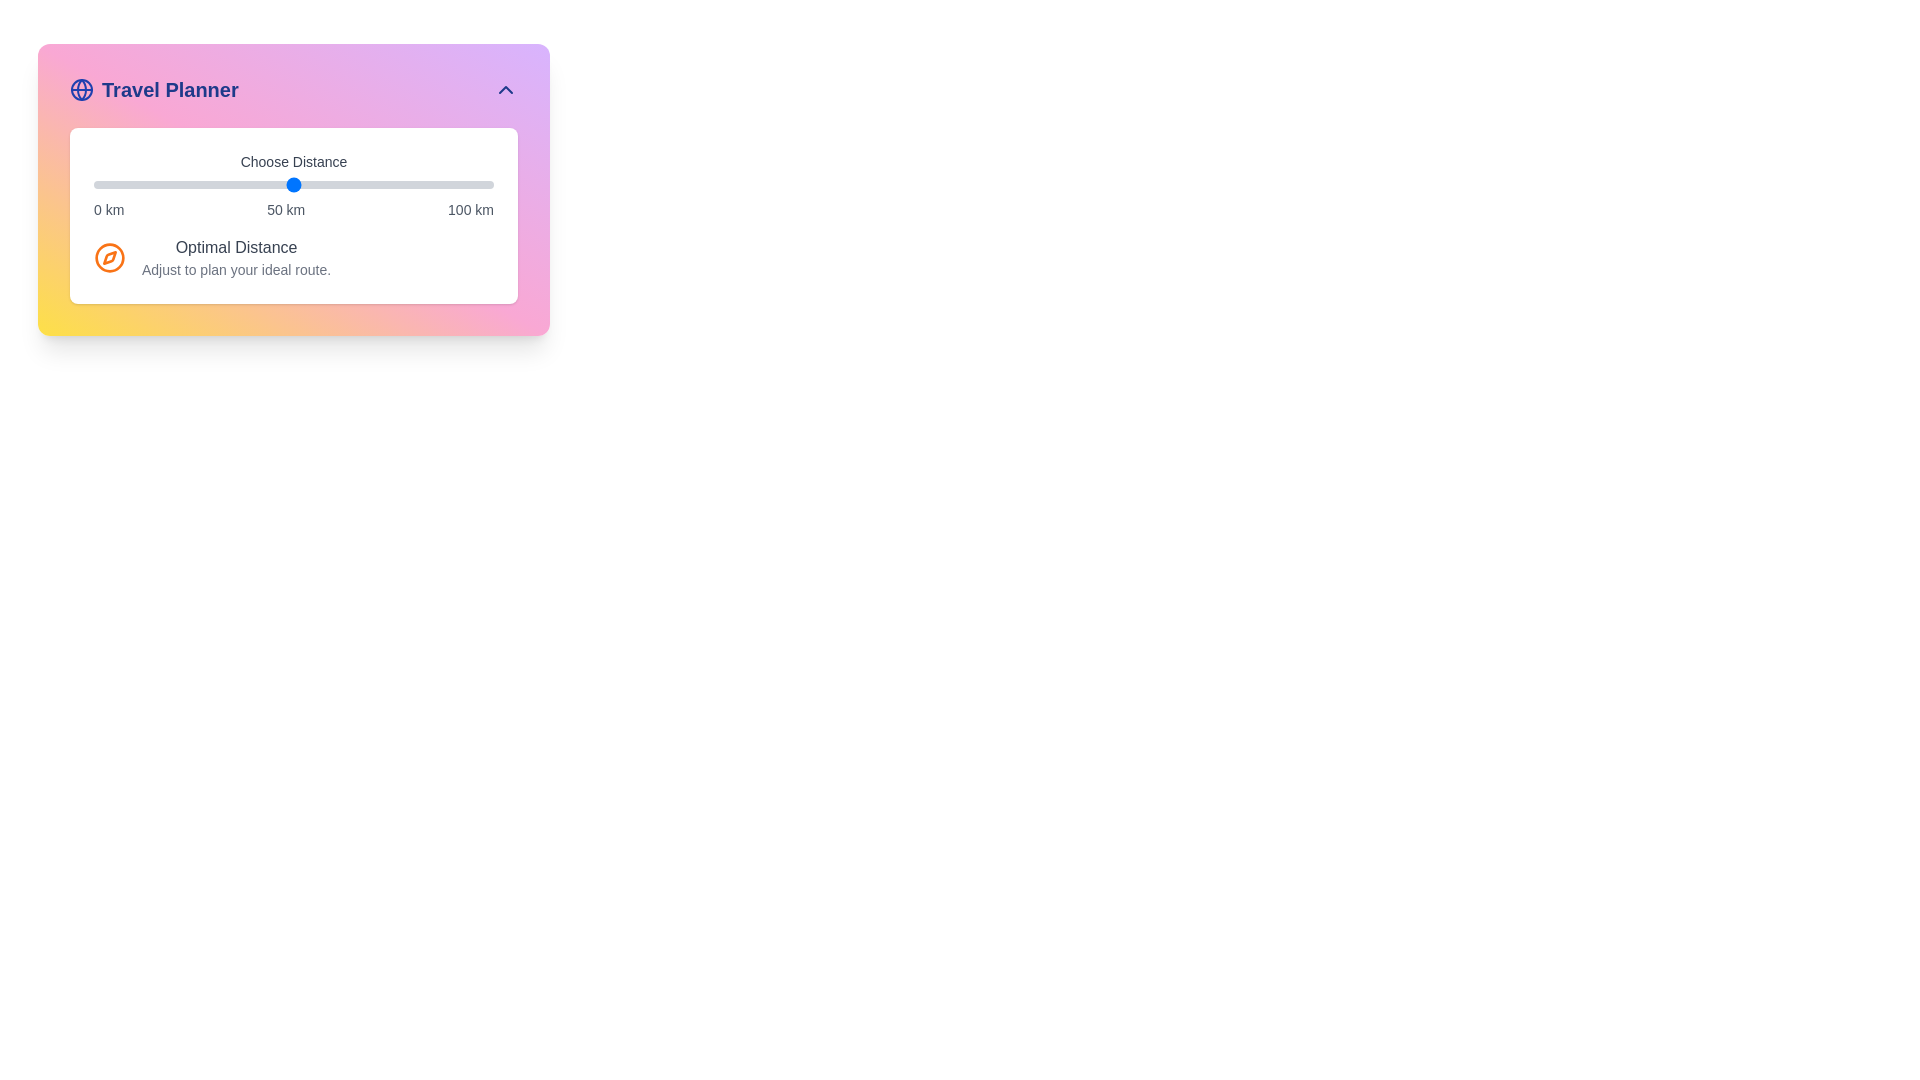  I want to click on the distance slider, so click(104, 185).